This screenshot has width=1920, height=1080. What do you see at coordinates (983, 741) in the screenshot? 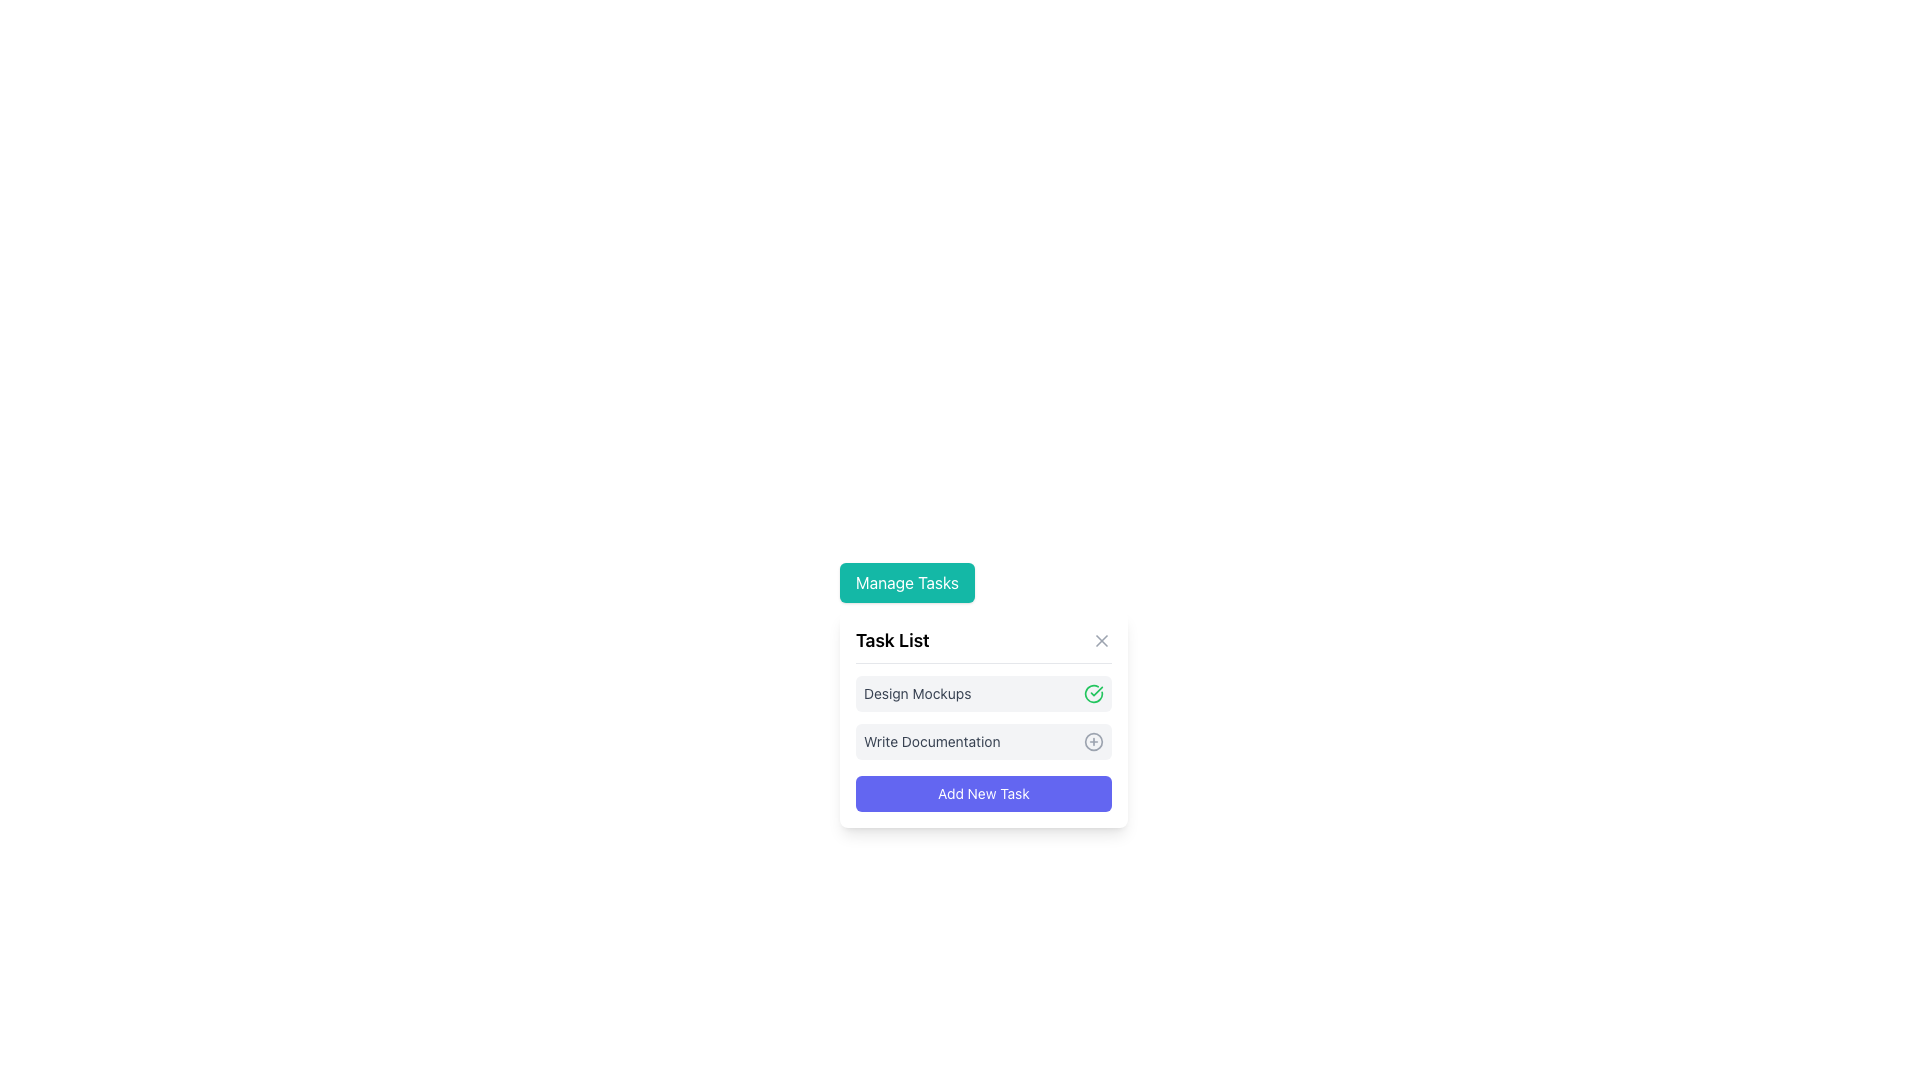
I see `the 'Write Documentation' task list item` at bounding box center [983, 741].